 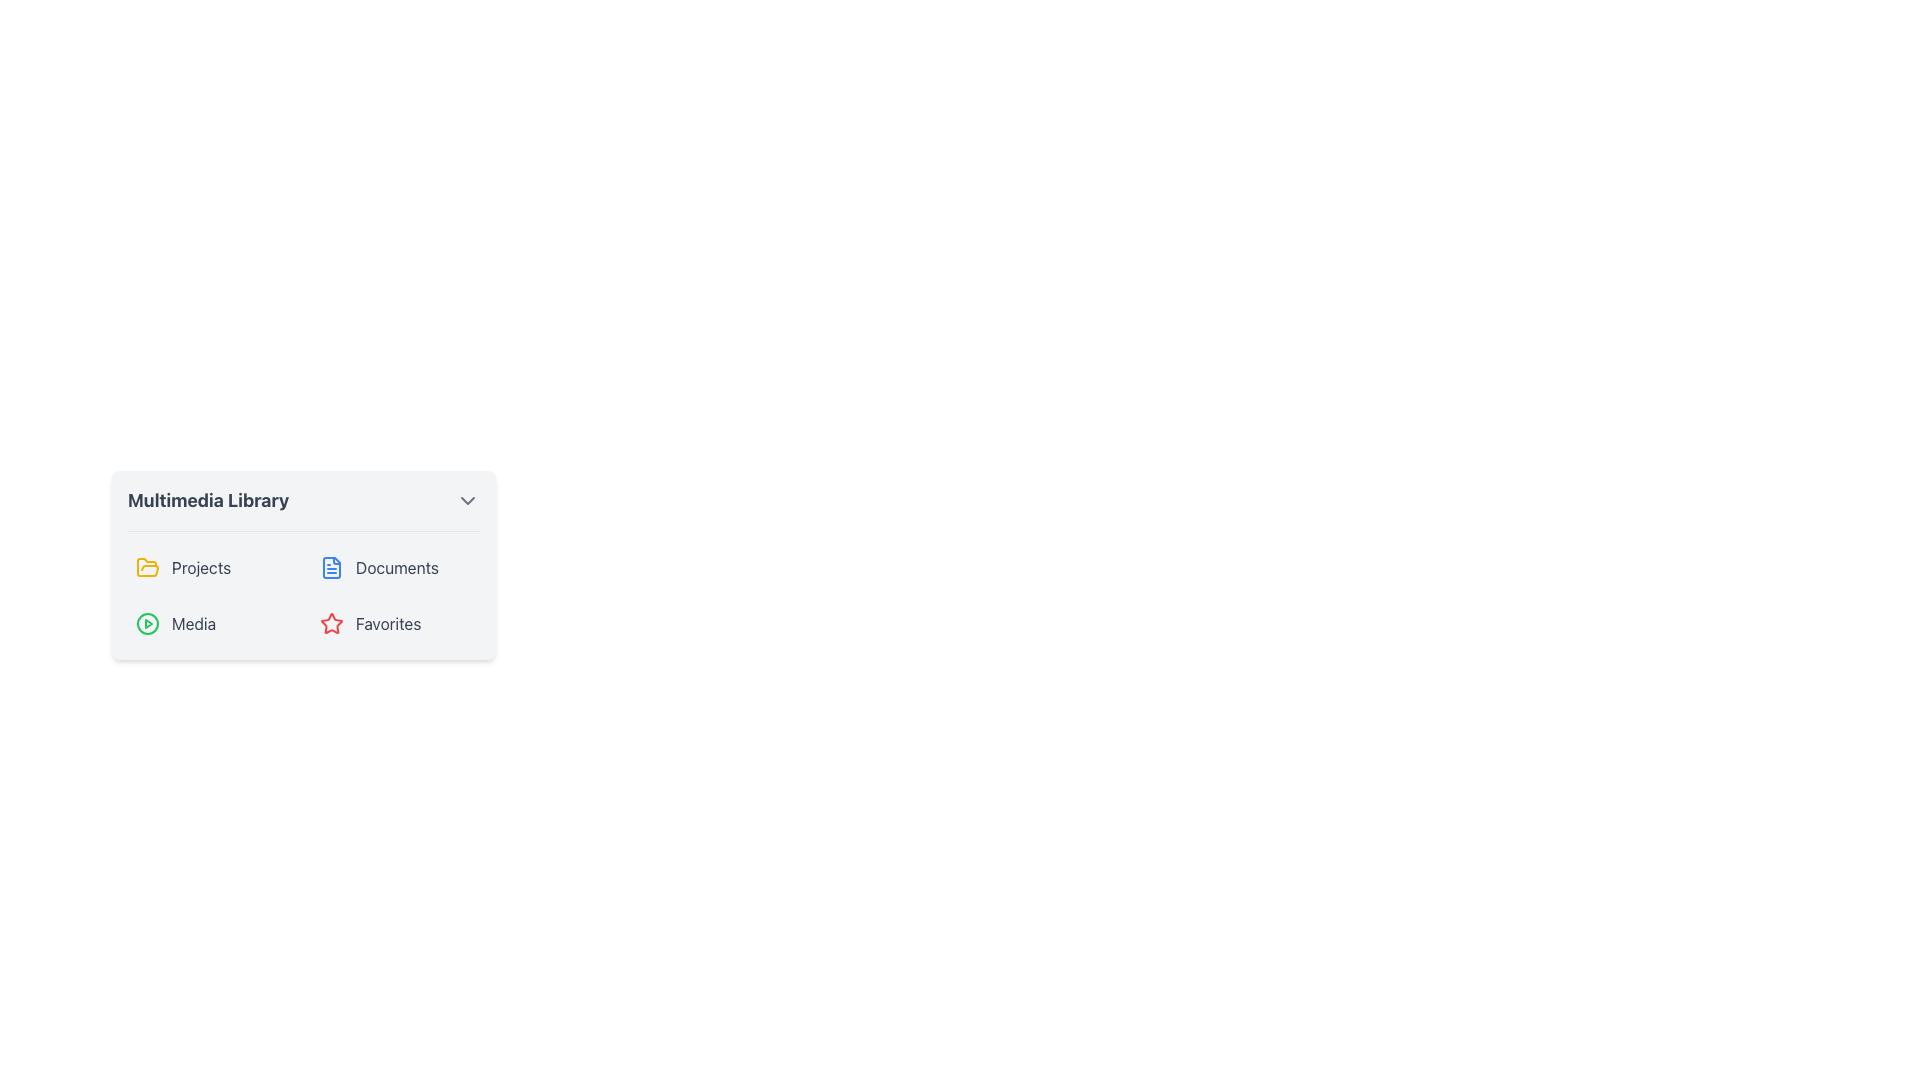 I want to click on the folder icon representing the 'Projects' category, which is the leftmost icon in the 'Projects' row adjacent to the text 'Projects', so click(x=147, y=567).